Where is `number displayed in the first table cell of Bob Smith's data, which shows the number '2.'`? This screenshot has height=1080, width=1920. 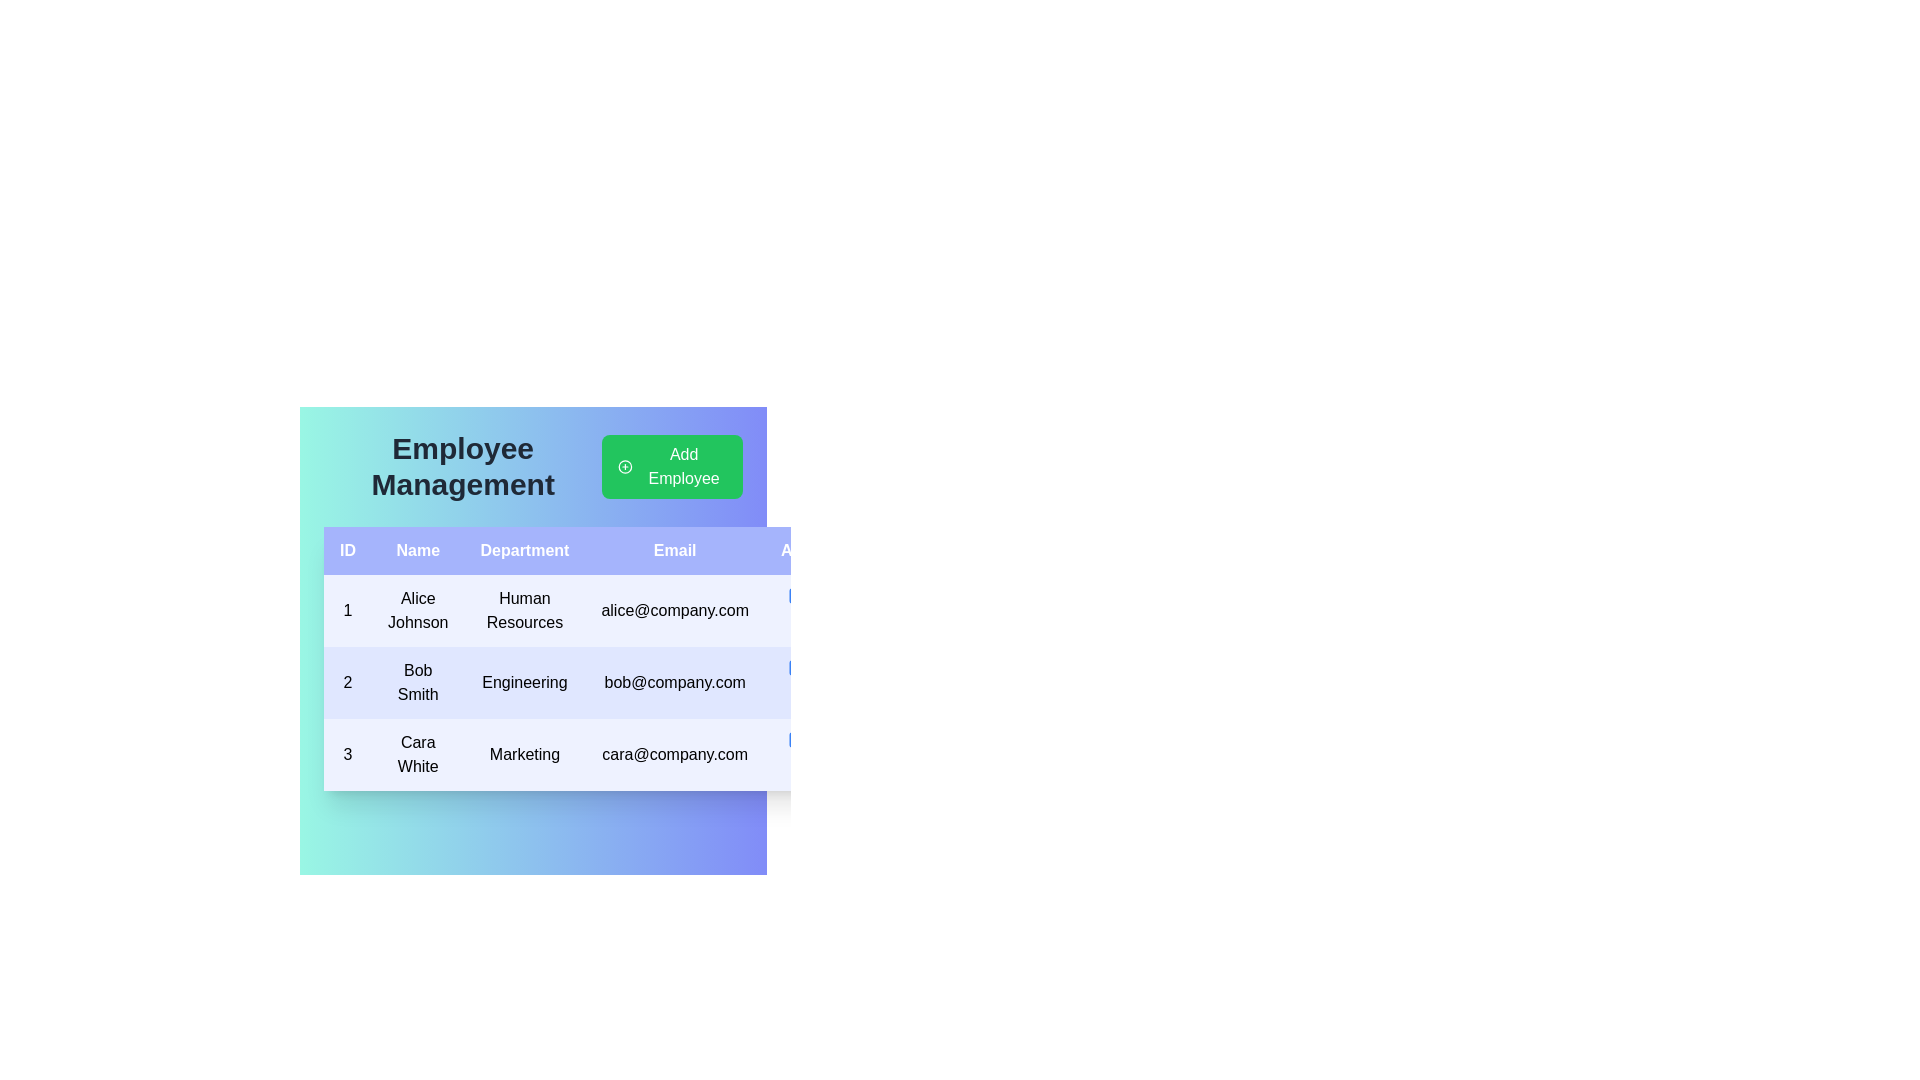 number displayed in the first table cell of Bob Smith's data, which shows the number '2.' is located at coordinates (347, 681).